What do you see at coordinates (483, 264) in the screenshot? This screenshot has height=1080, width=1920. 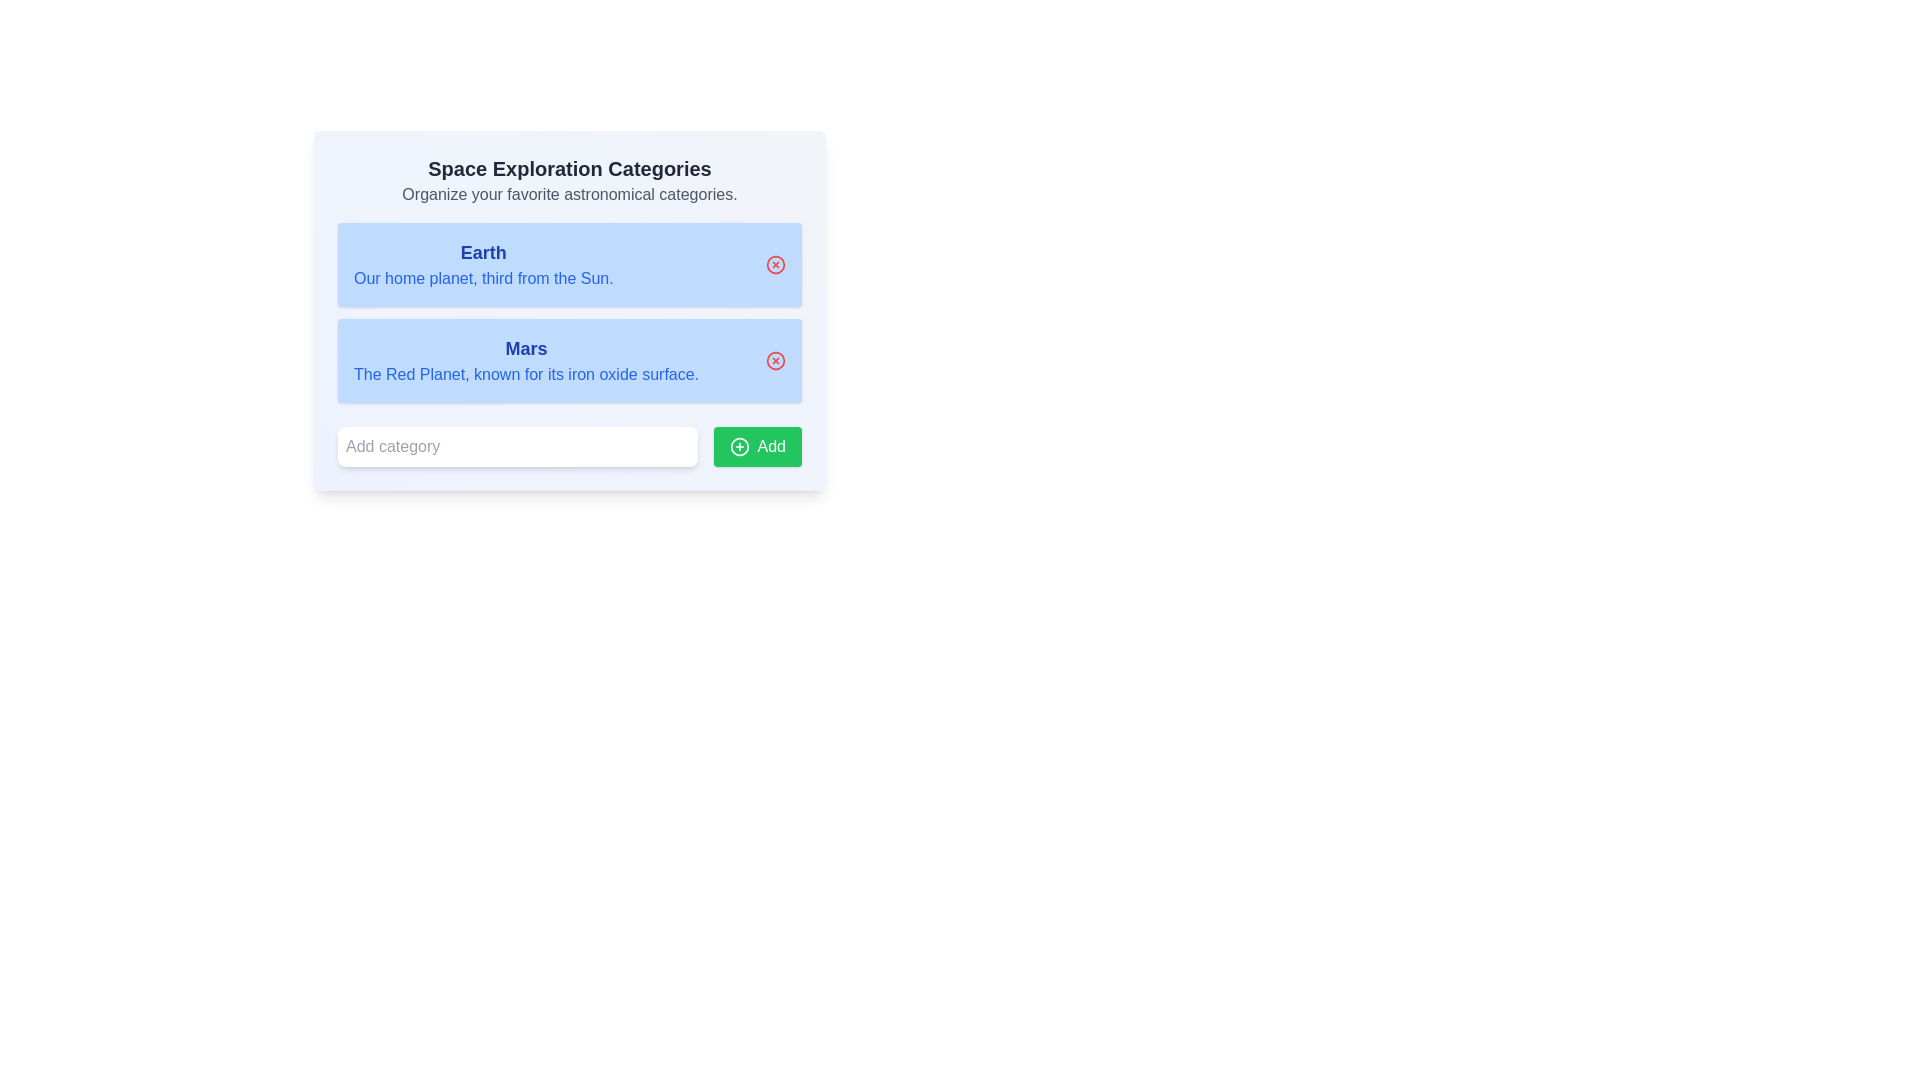 I see `the text block titled 'Earth', which contains the description 'Our home planet, third from the Sun.'` at bounding box center [483, 264].